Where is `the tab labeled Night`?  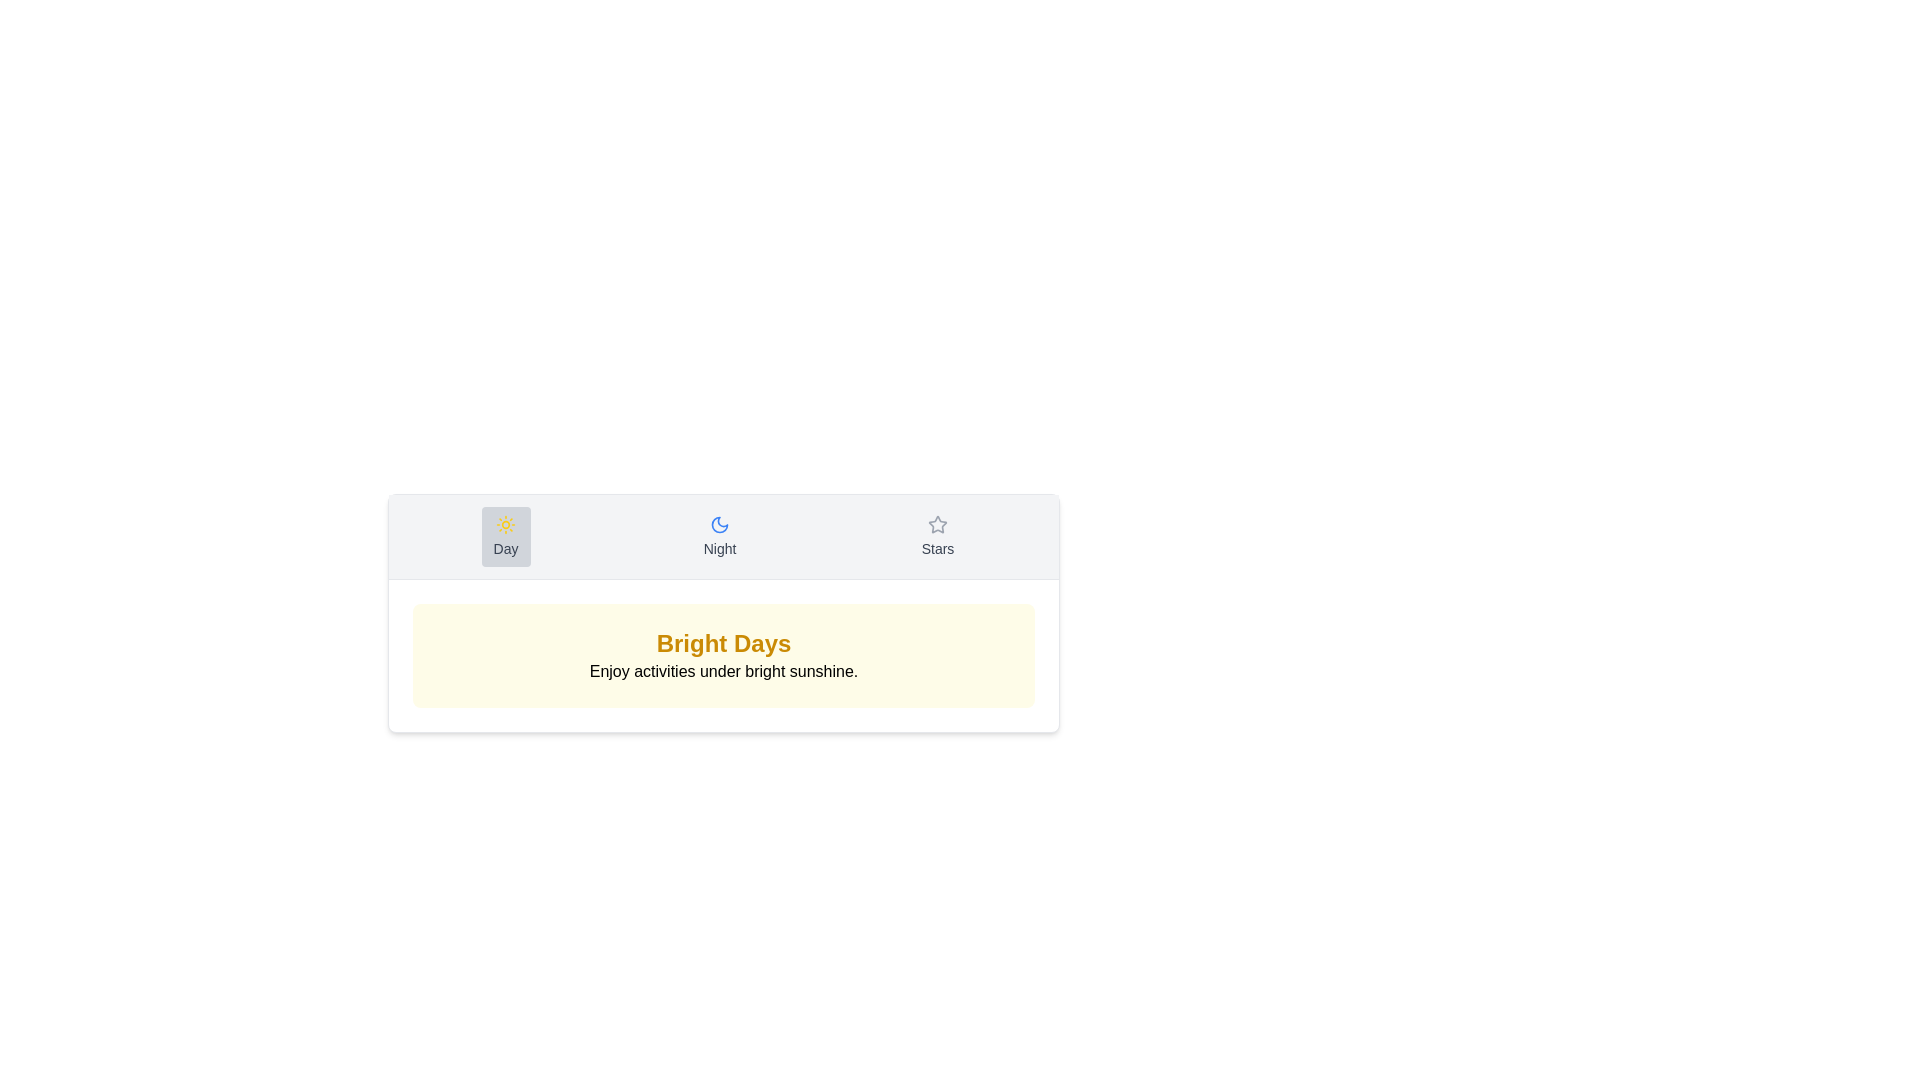
the tab labeled Night is located at coordinates (720, 535).